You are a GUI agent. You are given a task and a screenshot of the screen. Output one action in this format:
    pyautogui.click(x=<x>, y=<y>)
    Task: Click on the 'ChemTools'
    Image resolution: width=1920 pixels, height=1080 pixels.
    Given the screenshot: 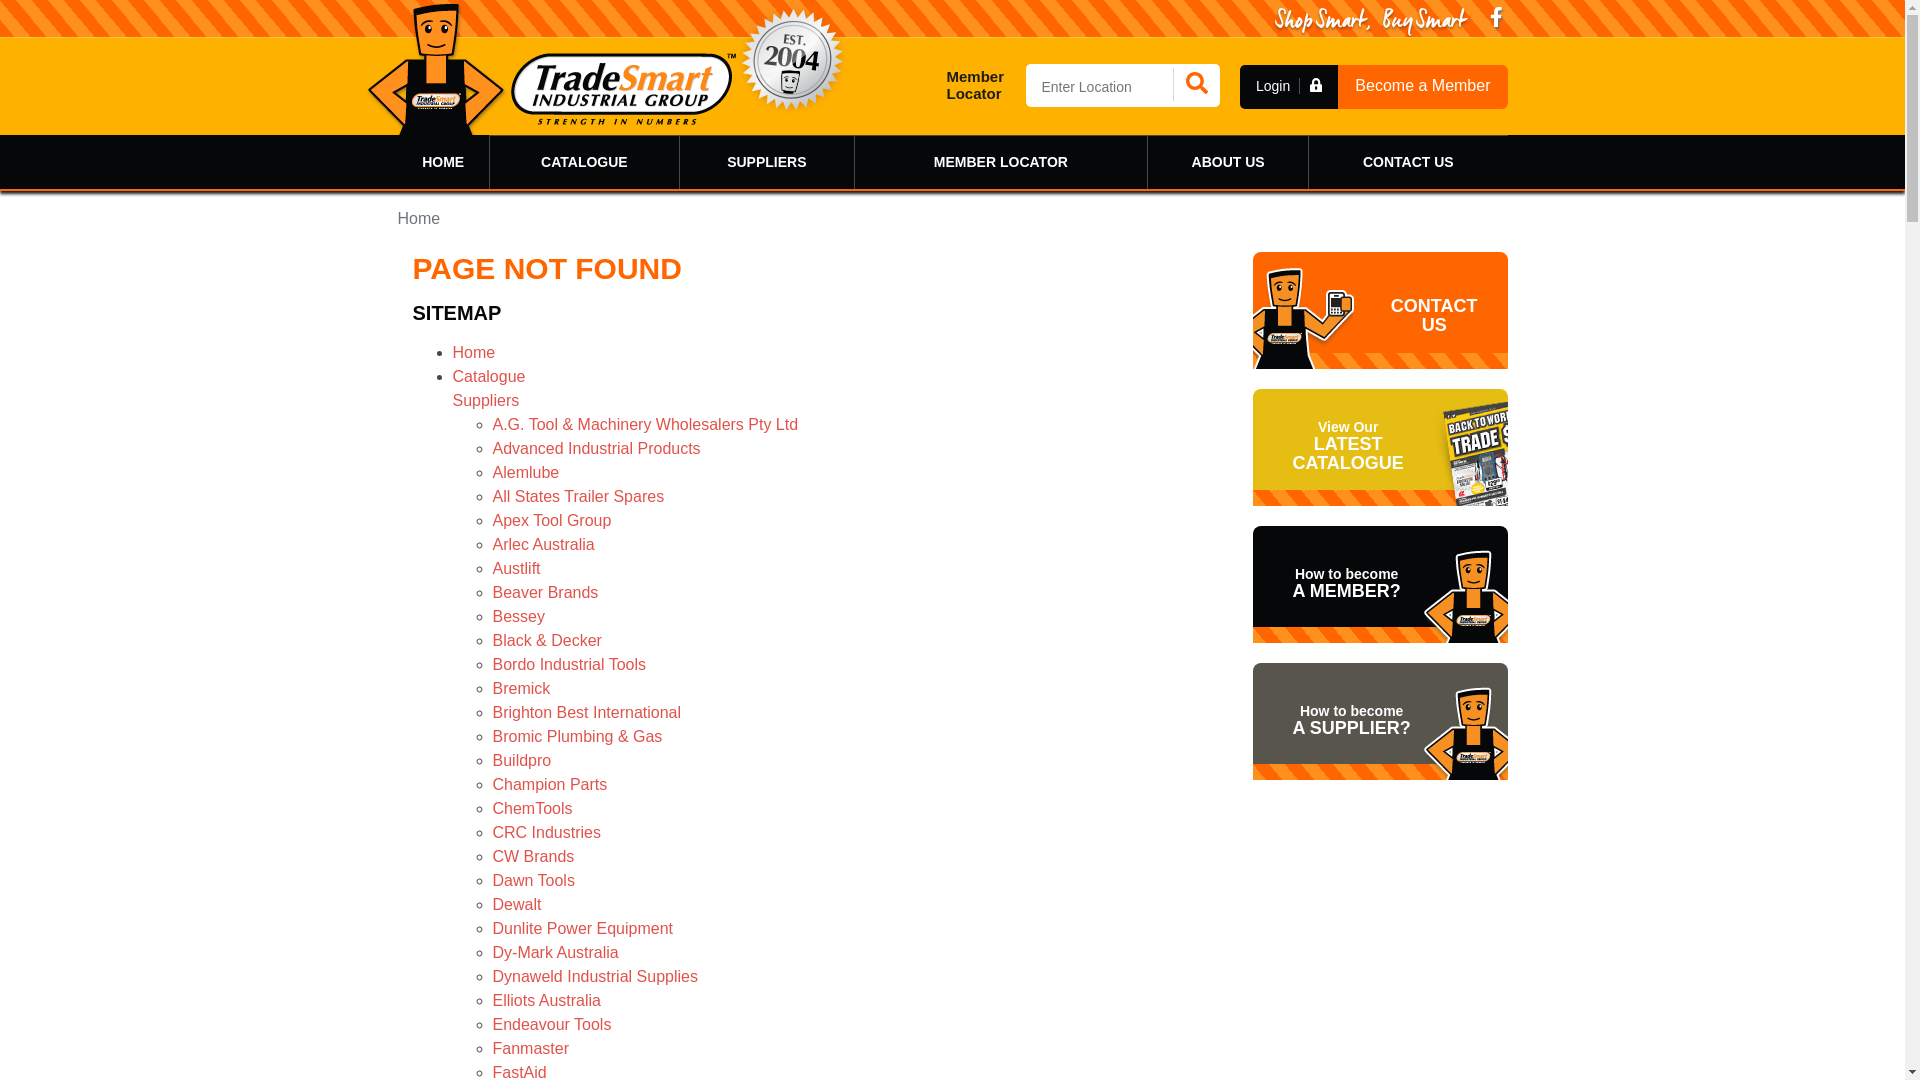 What is the action you would take?
    pyautogui.click(x=532, y=807)
    